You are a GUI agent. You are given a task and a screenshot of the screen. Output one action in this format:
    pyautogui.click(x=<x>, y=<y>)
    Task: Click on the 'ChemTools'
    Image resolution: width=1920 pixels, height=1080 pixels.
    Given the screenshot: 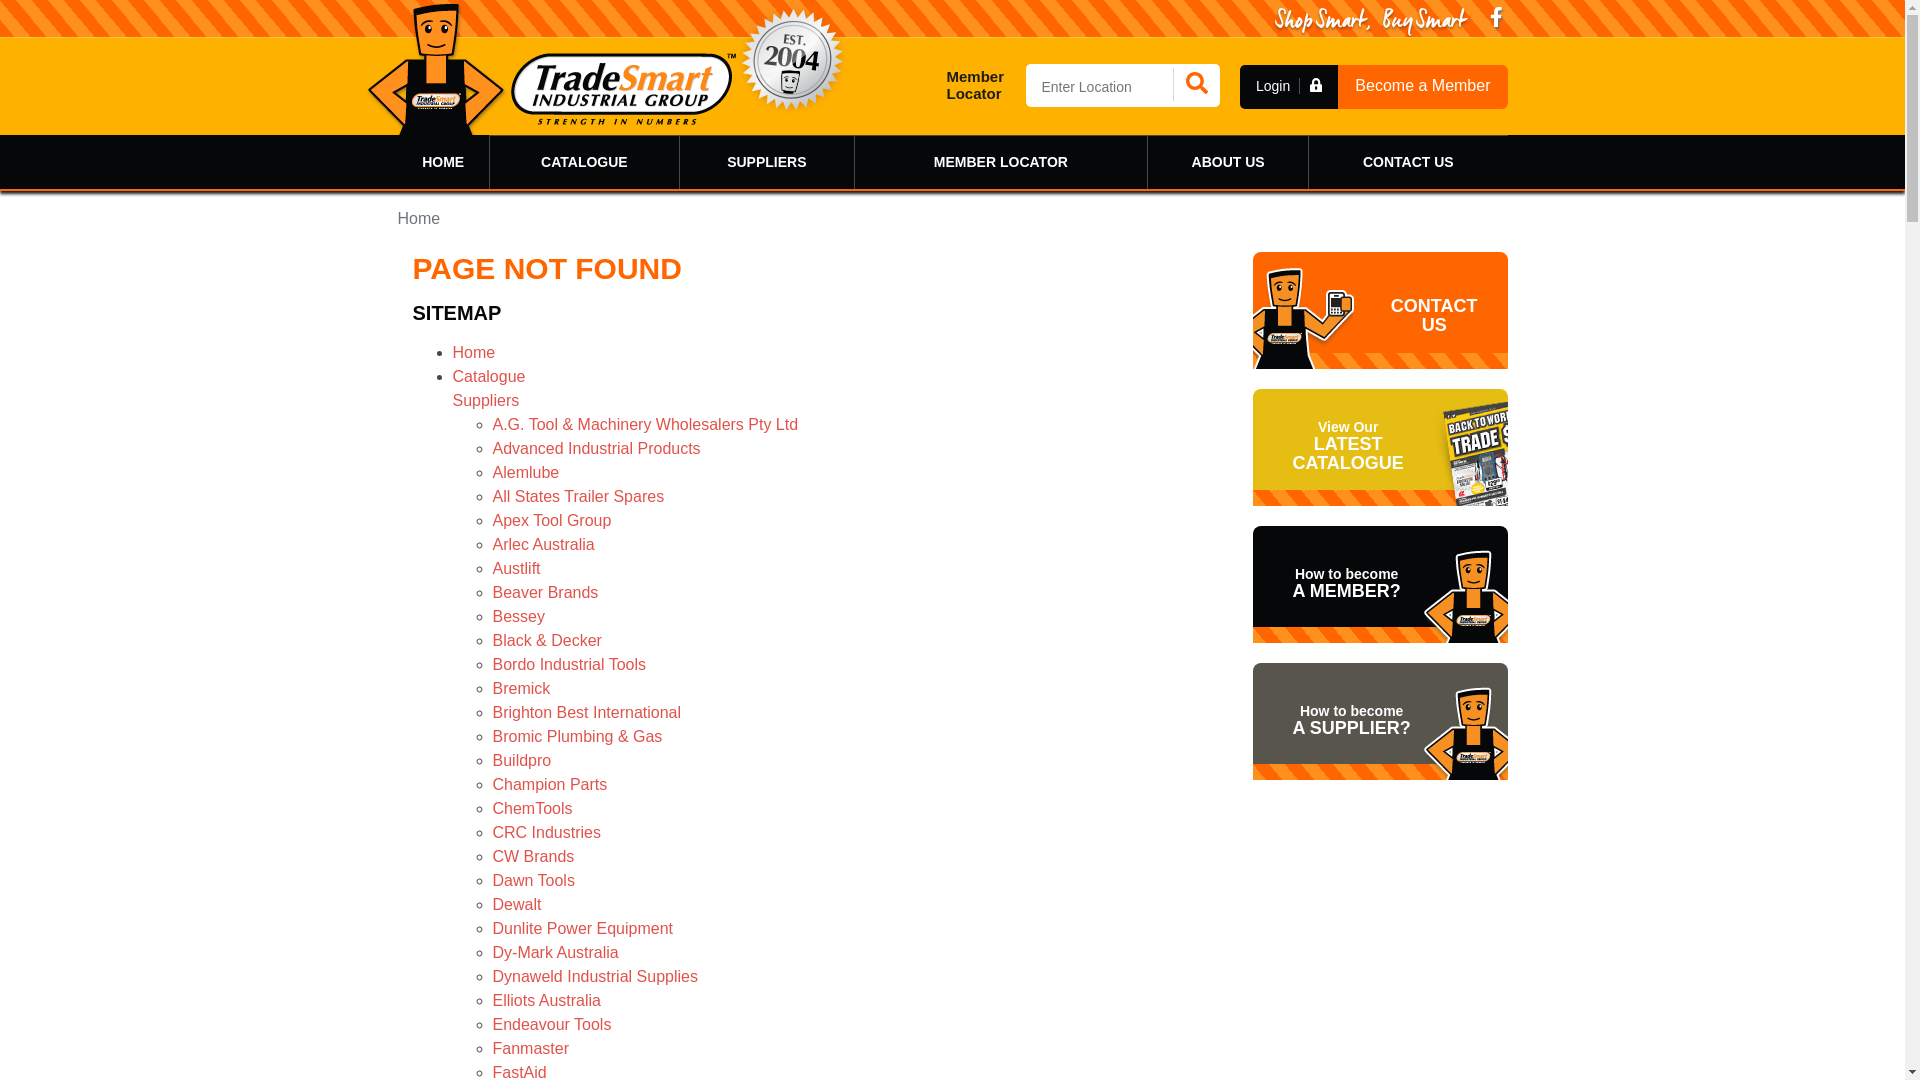 What is the action you would take?
    pyautogui.click(x=532, y=807)
    